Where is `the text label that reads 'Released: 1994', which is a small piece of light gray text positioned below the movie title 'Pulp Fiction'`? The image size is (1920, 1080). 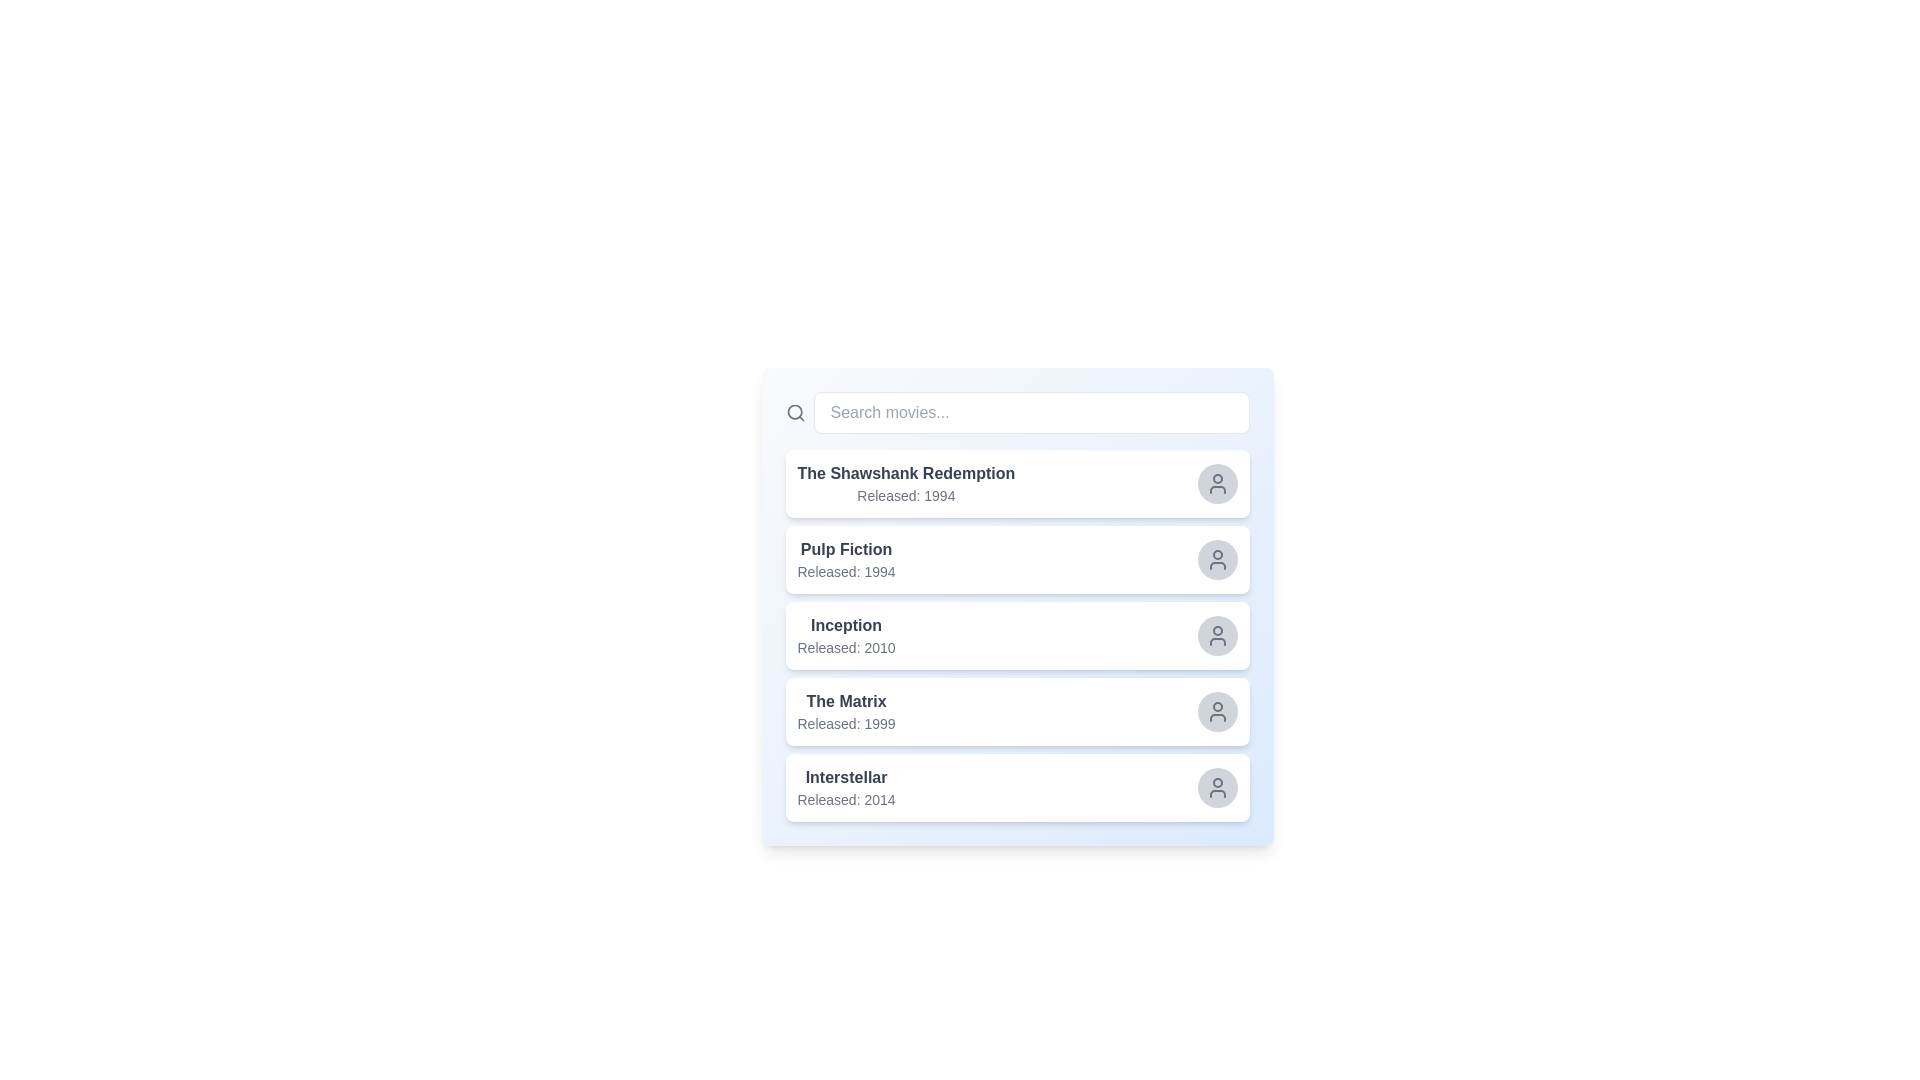 the text label that reads 'Released: 1994', which is a small piece of light gray text positioned below the movie title 'Pulp Fiction' is located at coordinates (846, 571).